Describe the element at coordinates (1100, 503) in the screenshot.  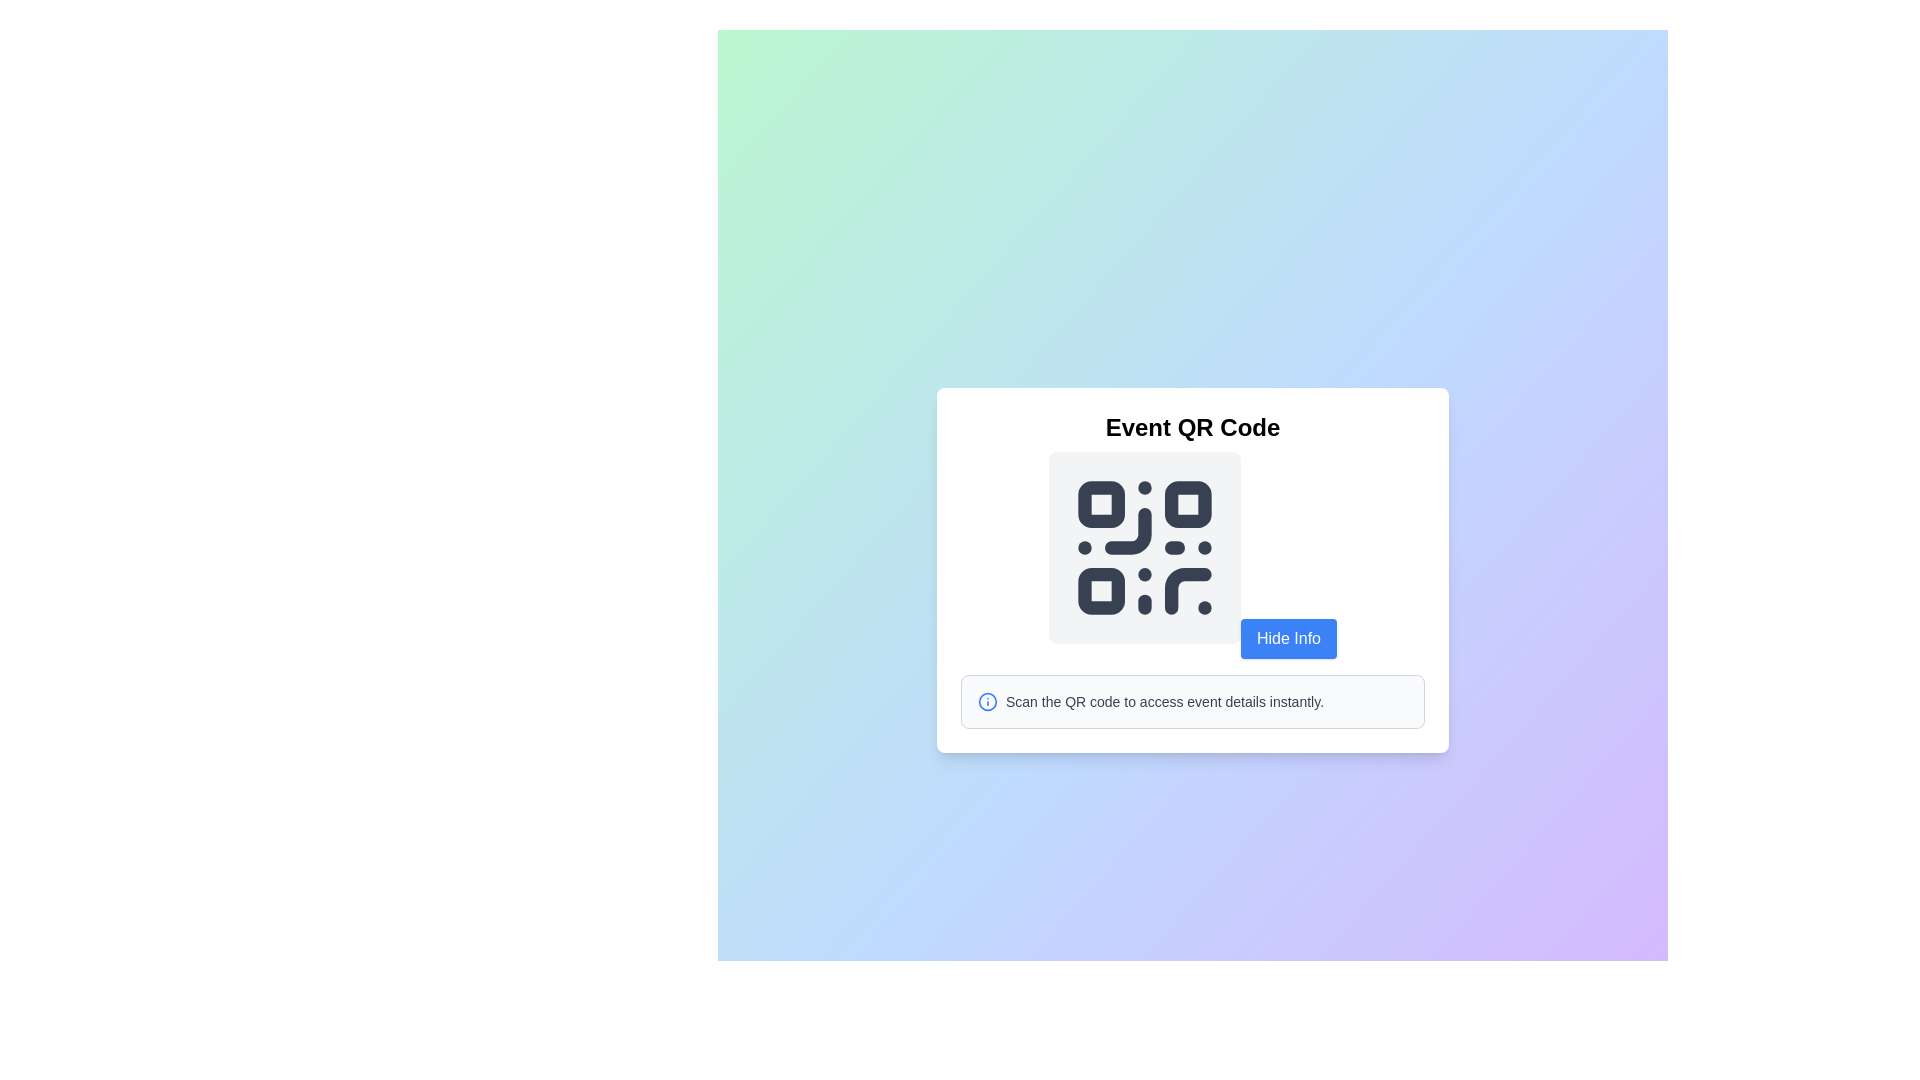
I see `the small square-shaped Graphical QR code module with rounded corners located in the top-left corner of the QR code design matrix` at that location.